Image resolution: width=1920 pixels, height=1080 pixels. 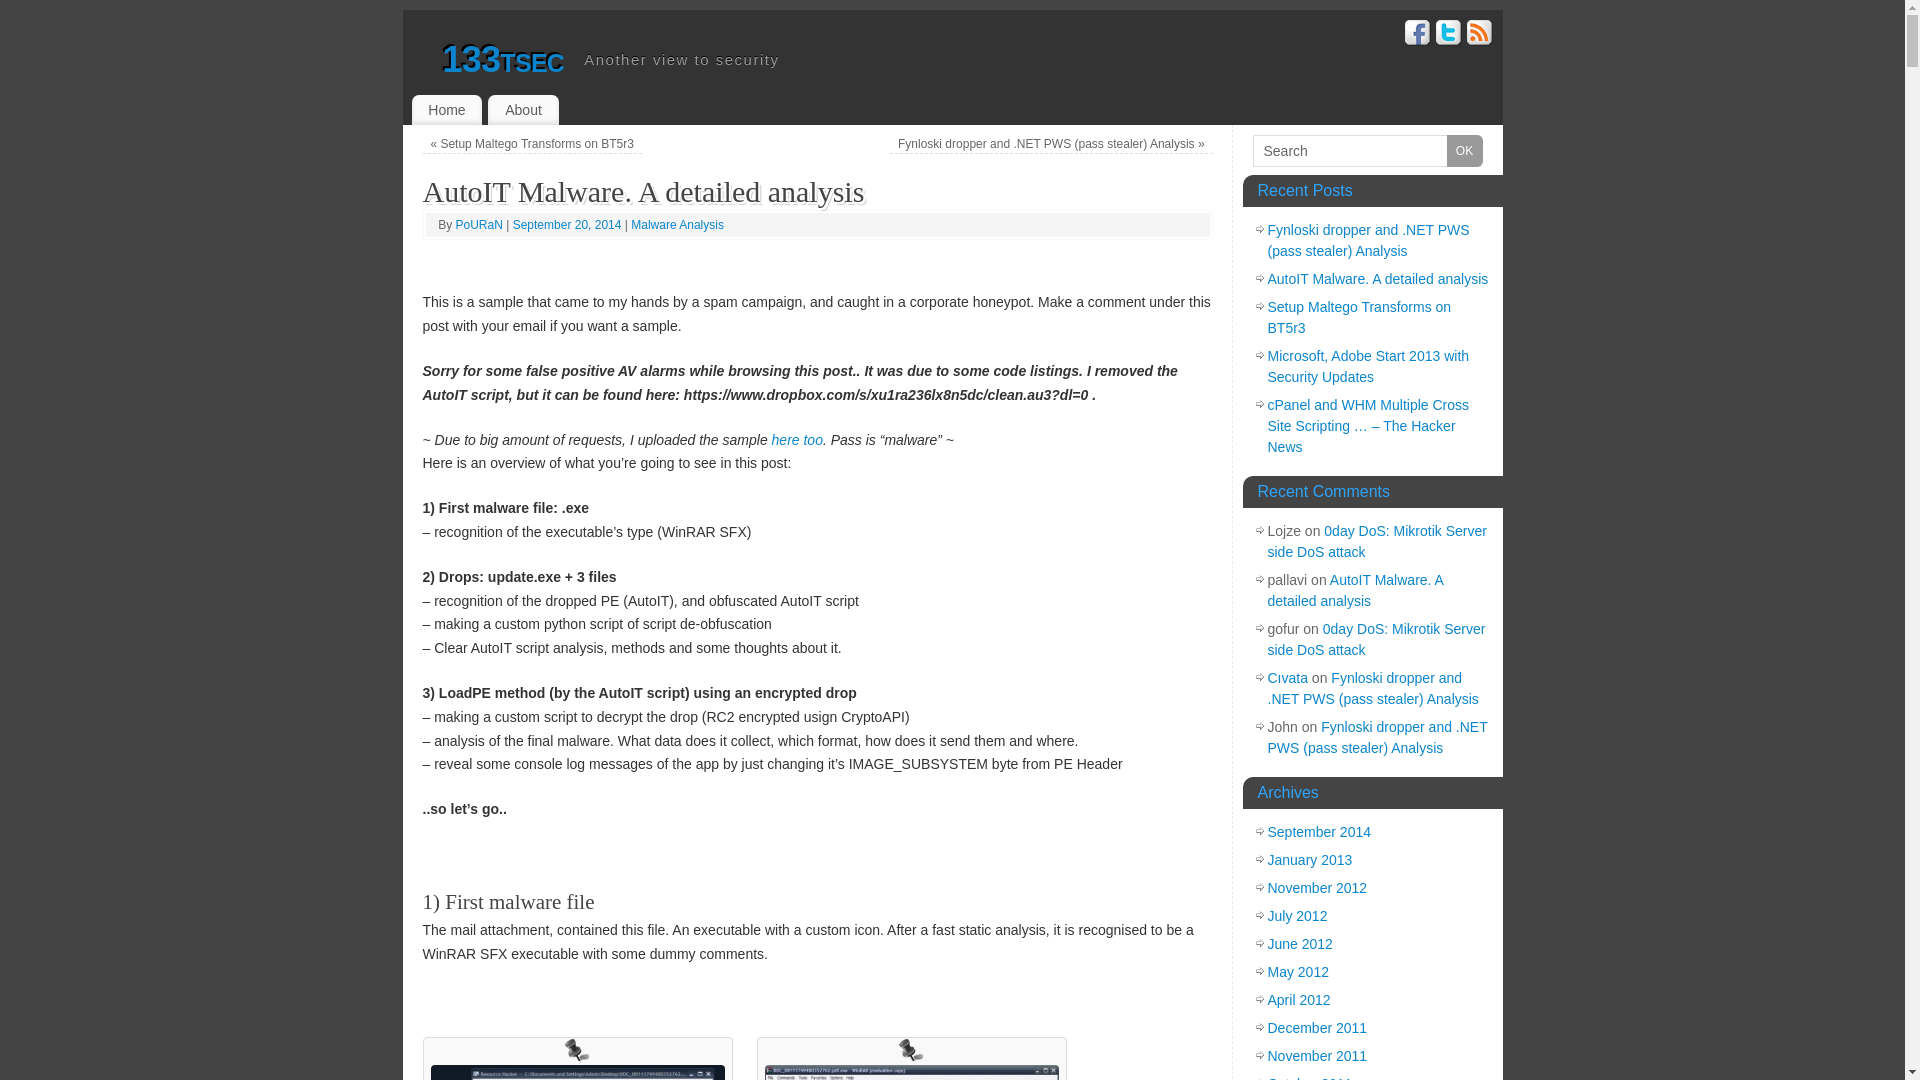 I want to click on '0day DoS: Mikrotik Server side DoS attack', so click(x=1266, y=541).